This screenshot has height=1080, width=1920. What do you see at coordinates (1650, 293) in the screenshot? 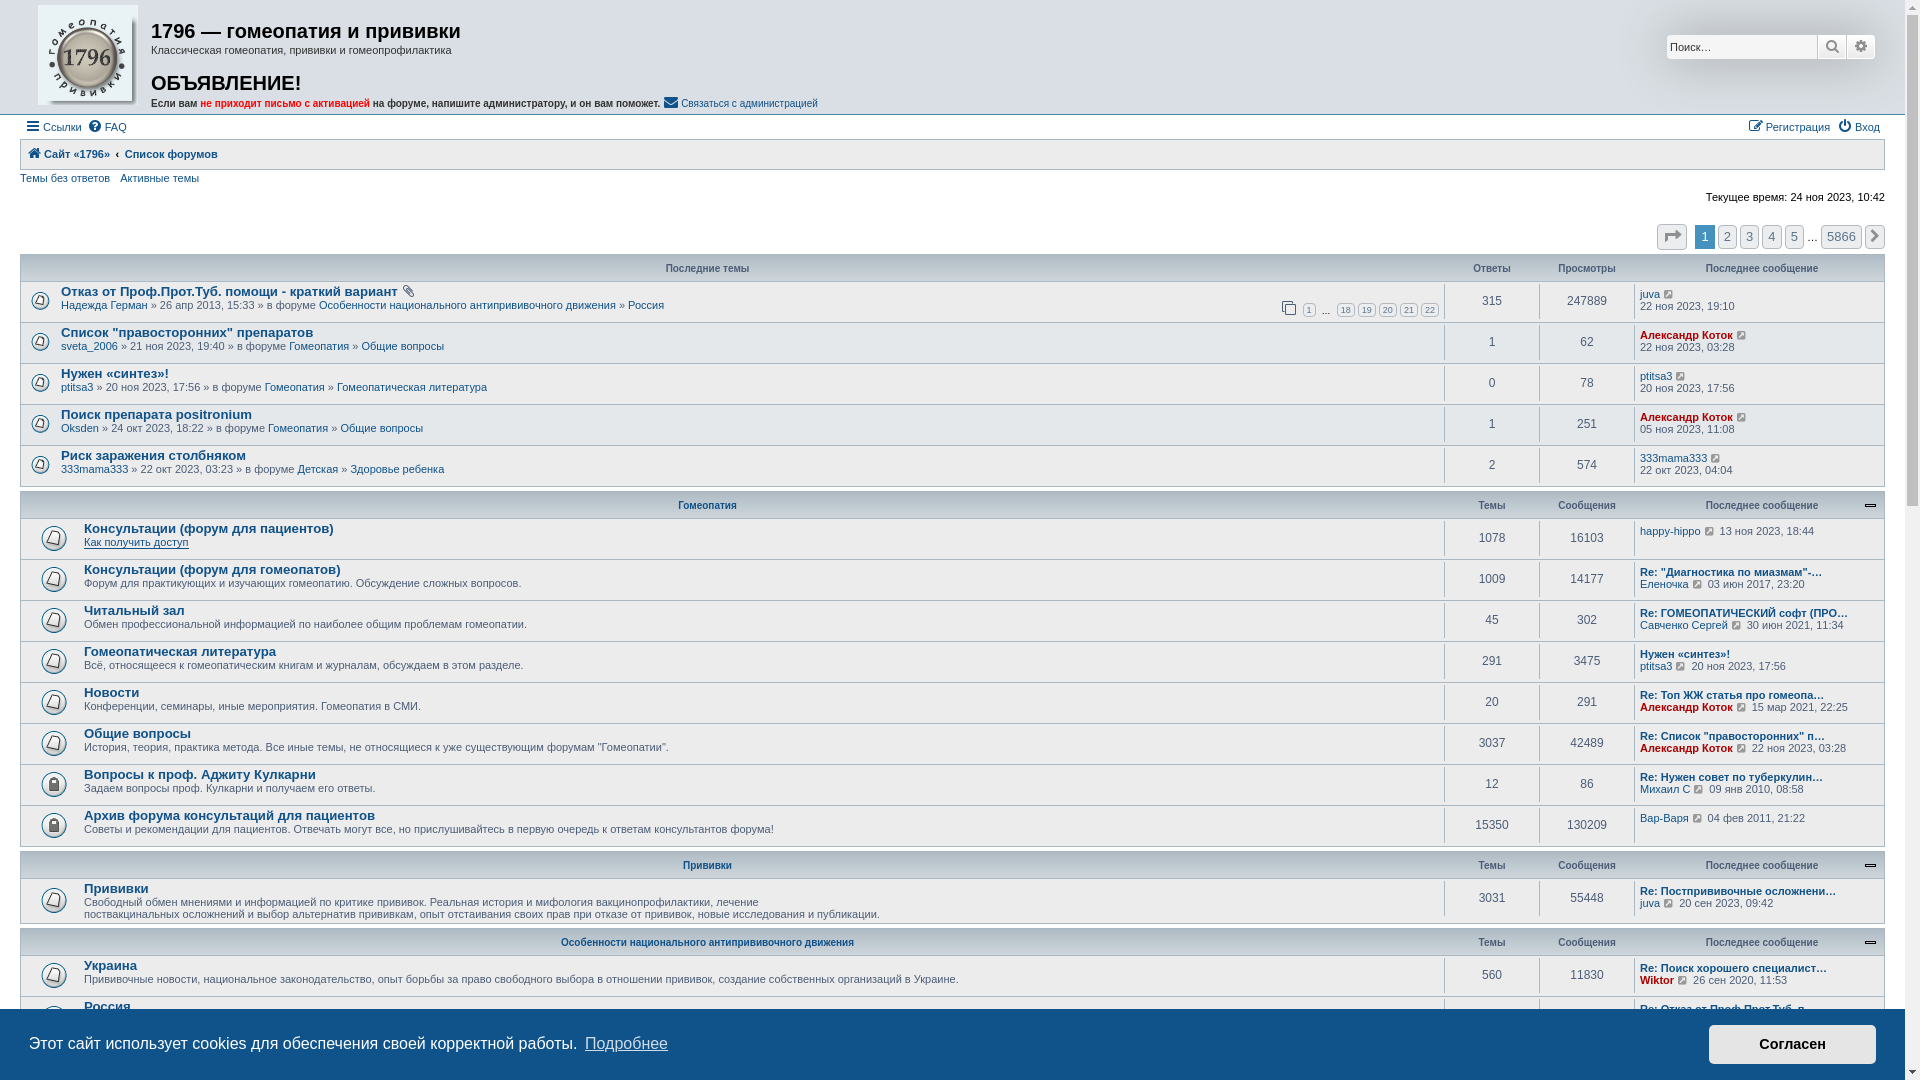
I see `'juva'` at bounding box center [1650, 293].